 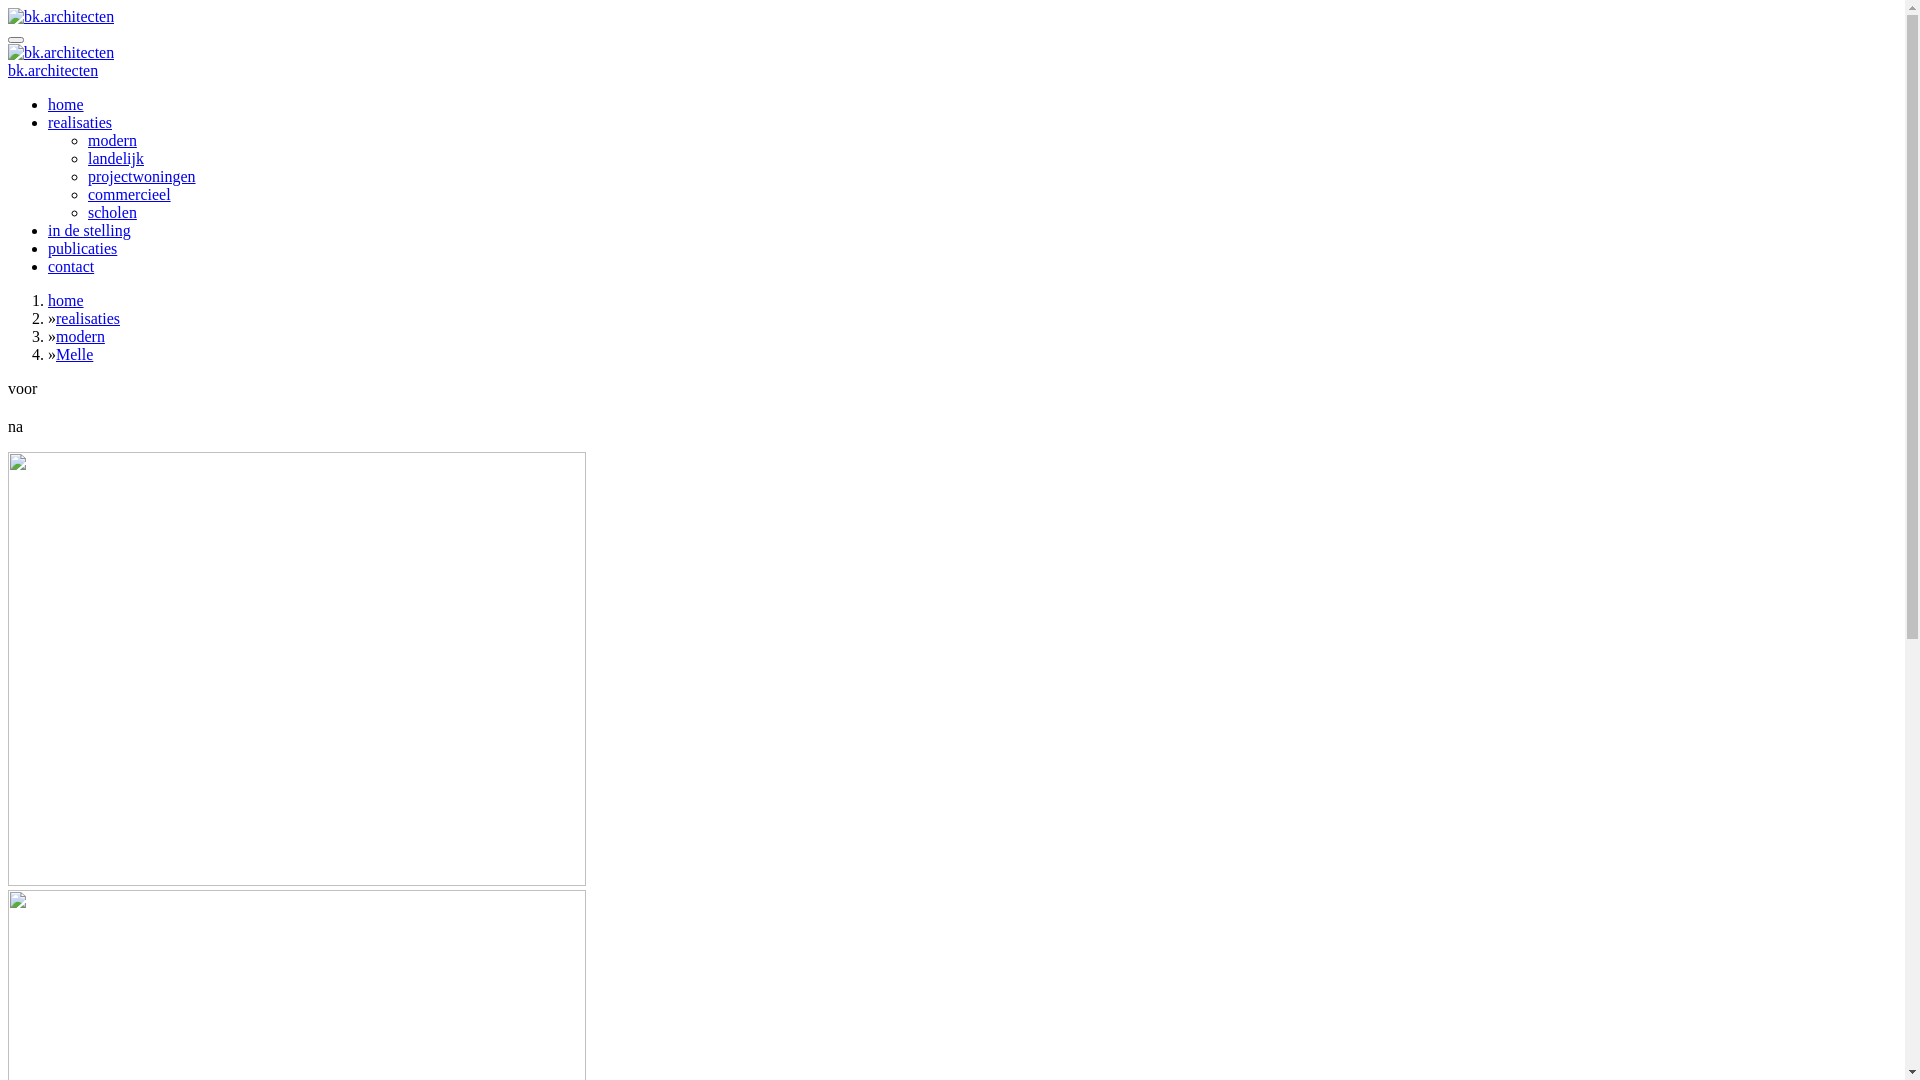 I want to click on 'landelijk', so click(x=114, y=157).